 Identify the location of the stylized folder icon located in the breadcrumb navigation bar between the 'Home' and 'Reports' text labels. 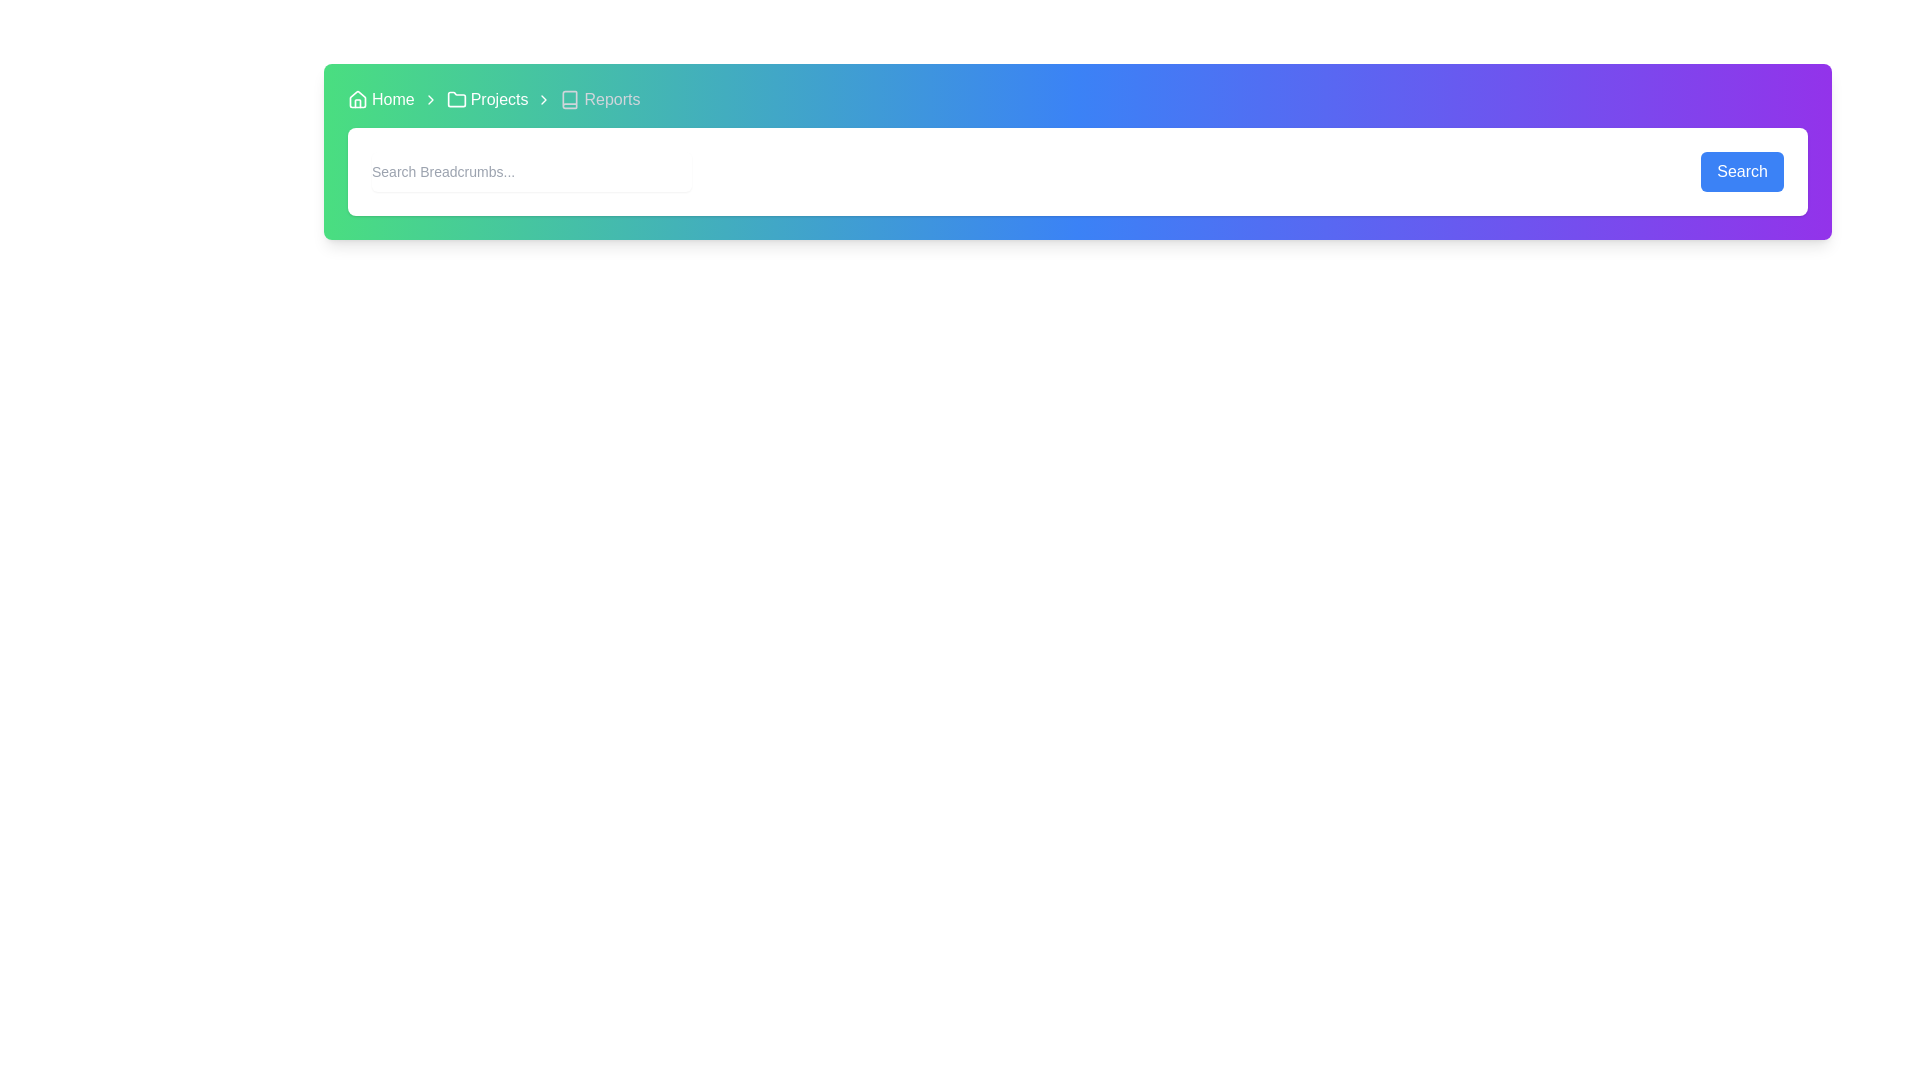
(455, 99).